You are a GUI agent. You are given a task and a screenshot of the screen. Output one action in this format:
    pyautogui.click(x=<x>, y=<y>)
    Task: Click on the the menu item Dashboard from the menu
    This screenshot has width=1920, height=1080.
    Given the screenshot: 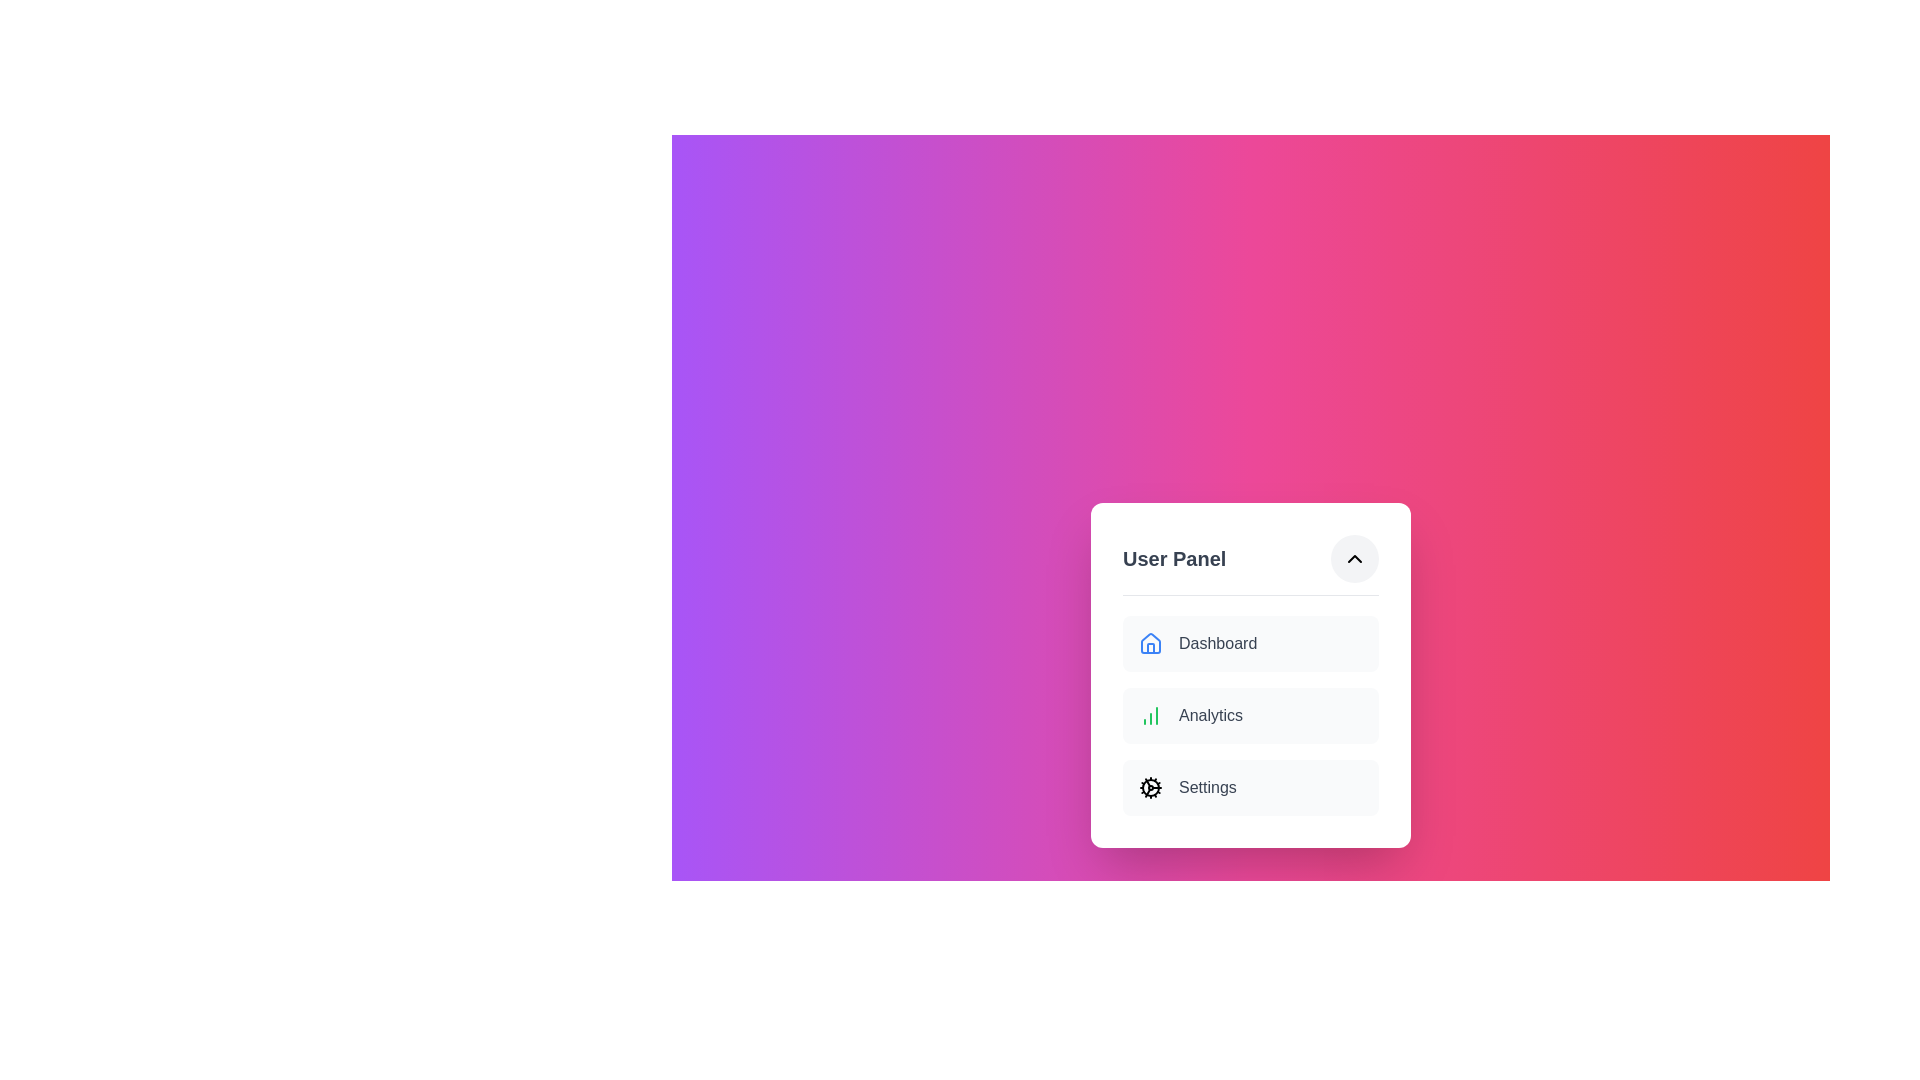 What is the action you would take?
    pyautogui.click(x=1250, y=643)
    